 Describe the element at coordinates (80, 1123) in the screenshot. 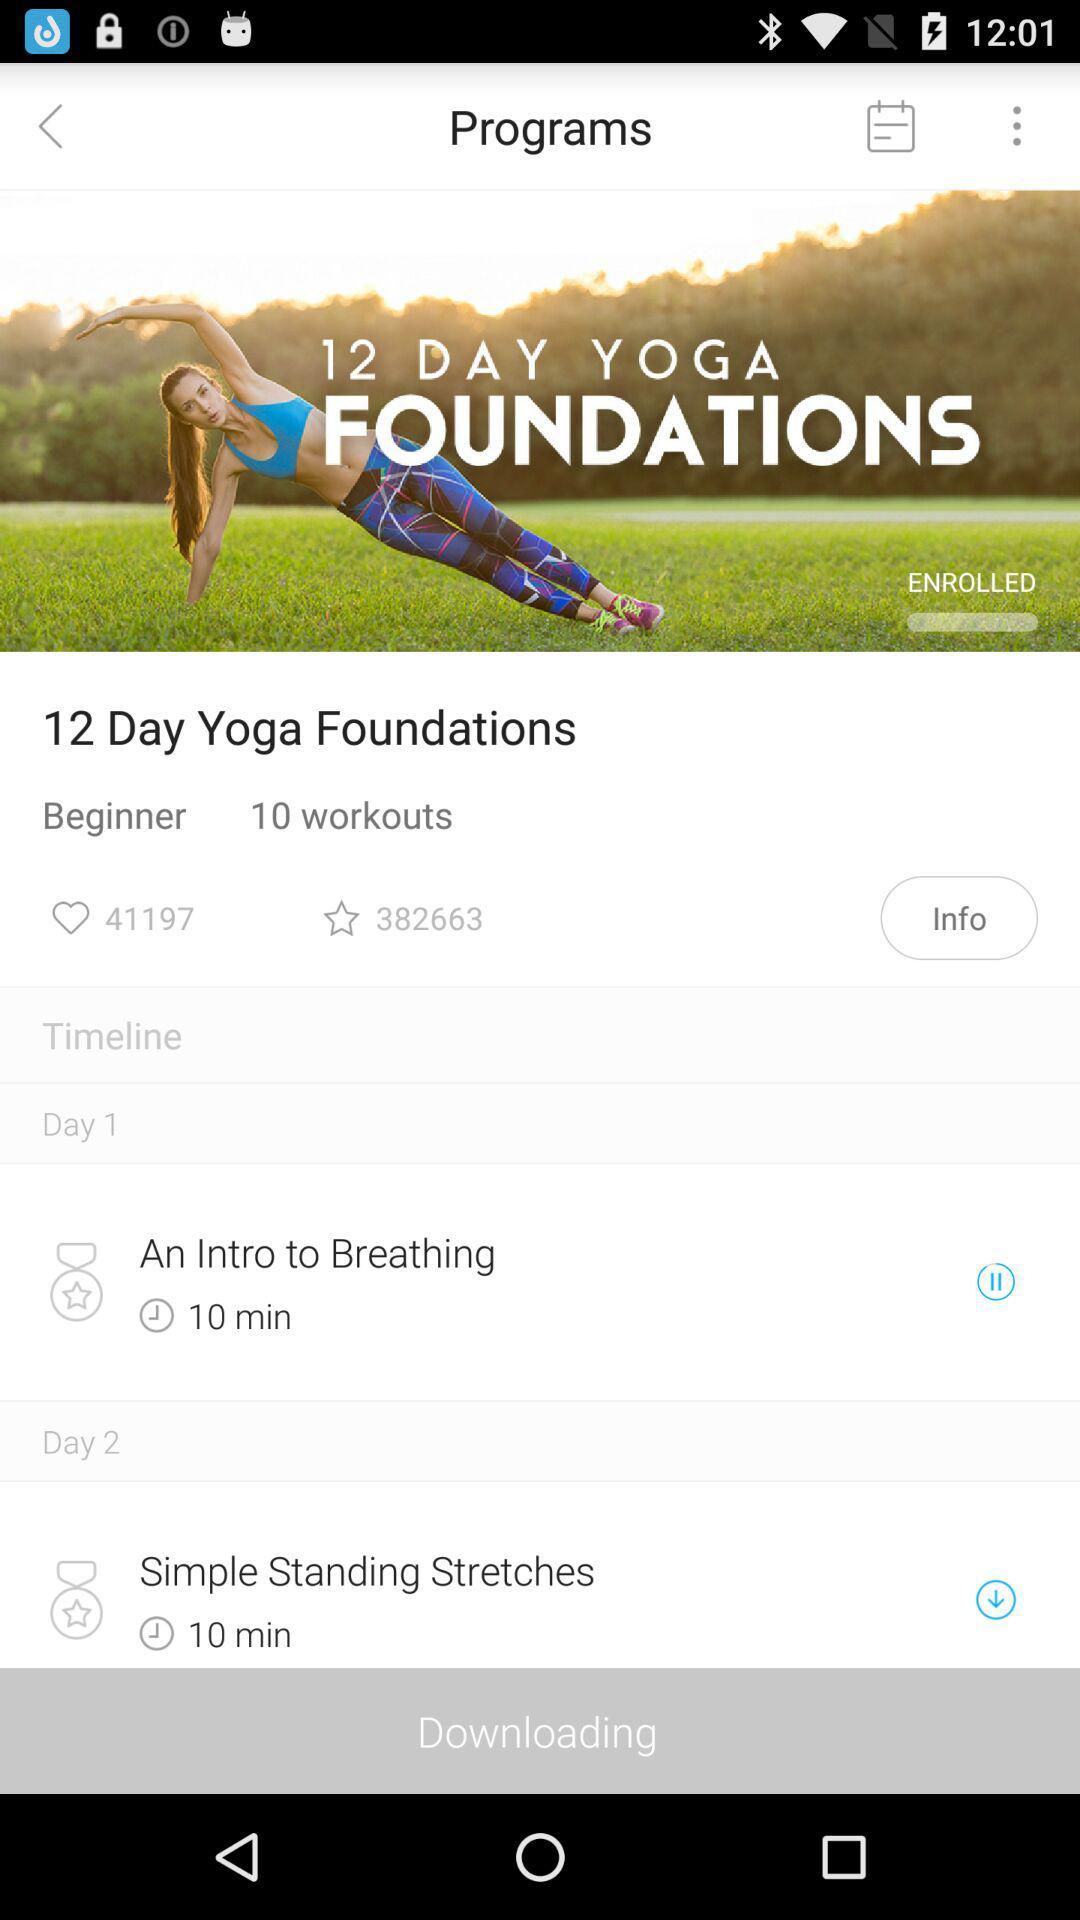

I see `the day 1 item` at that location.